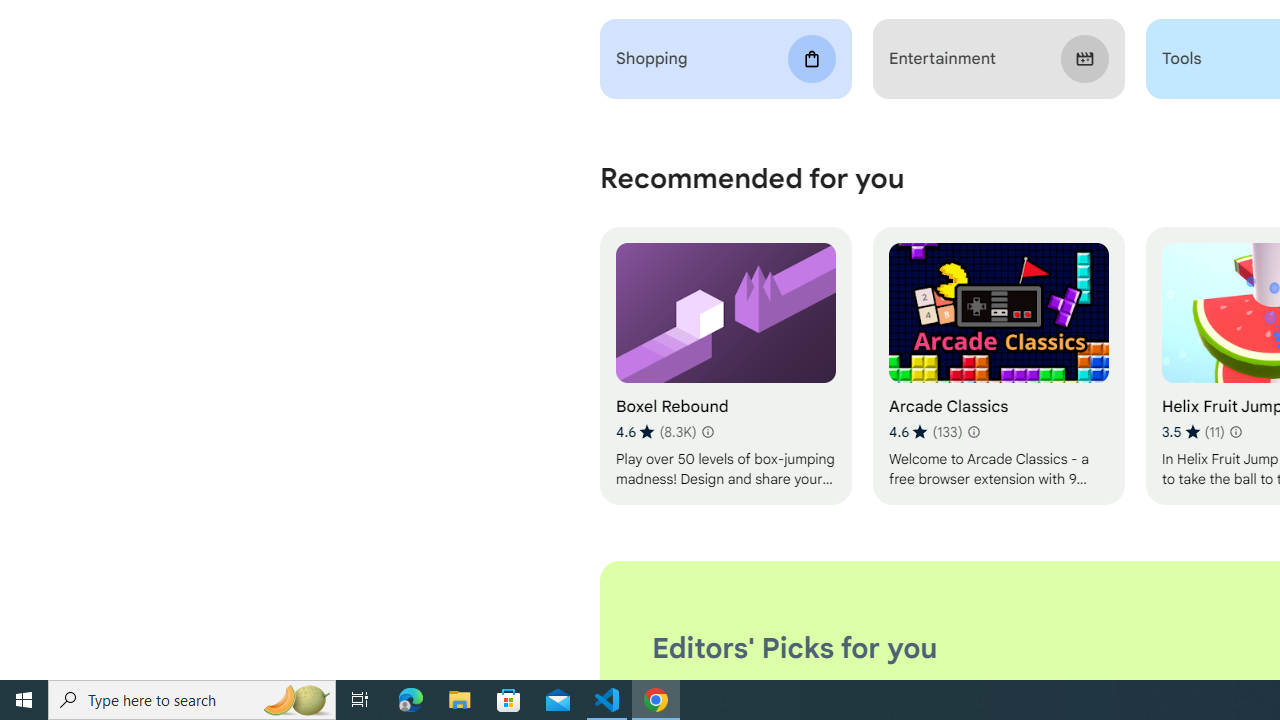 This screenshot has width=1280, height=720. What do you see at coordinates (724, 366) in the screenshot?
I see `'Boxel Rebound'` at bounding box center [724, 366].